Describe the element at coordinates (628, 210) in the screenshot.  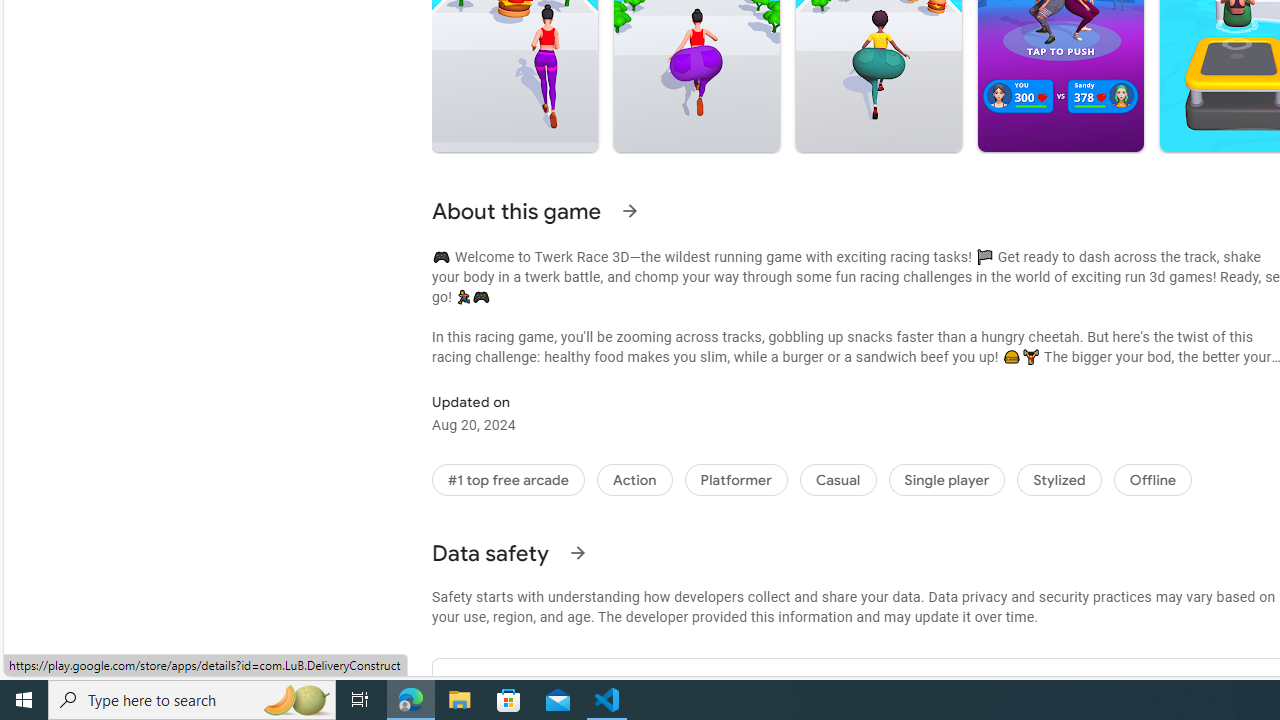
I see `'See more information on About this game'` at that location.